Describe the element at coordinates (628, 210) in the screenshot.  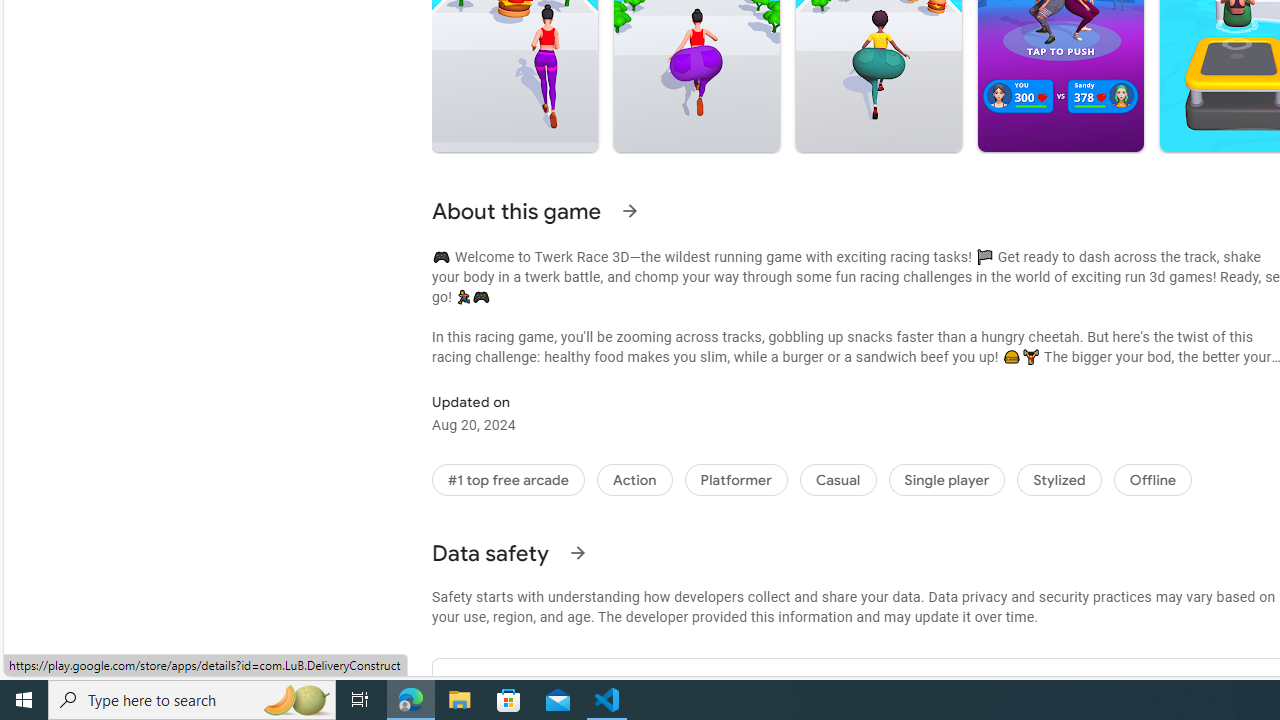
I see `'See more information on About this game'` at that location.